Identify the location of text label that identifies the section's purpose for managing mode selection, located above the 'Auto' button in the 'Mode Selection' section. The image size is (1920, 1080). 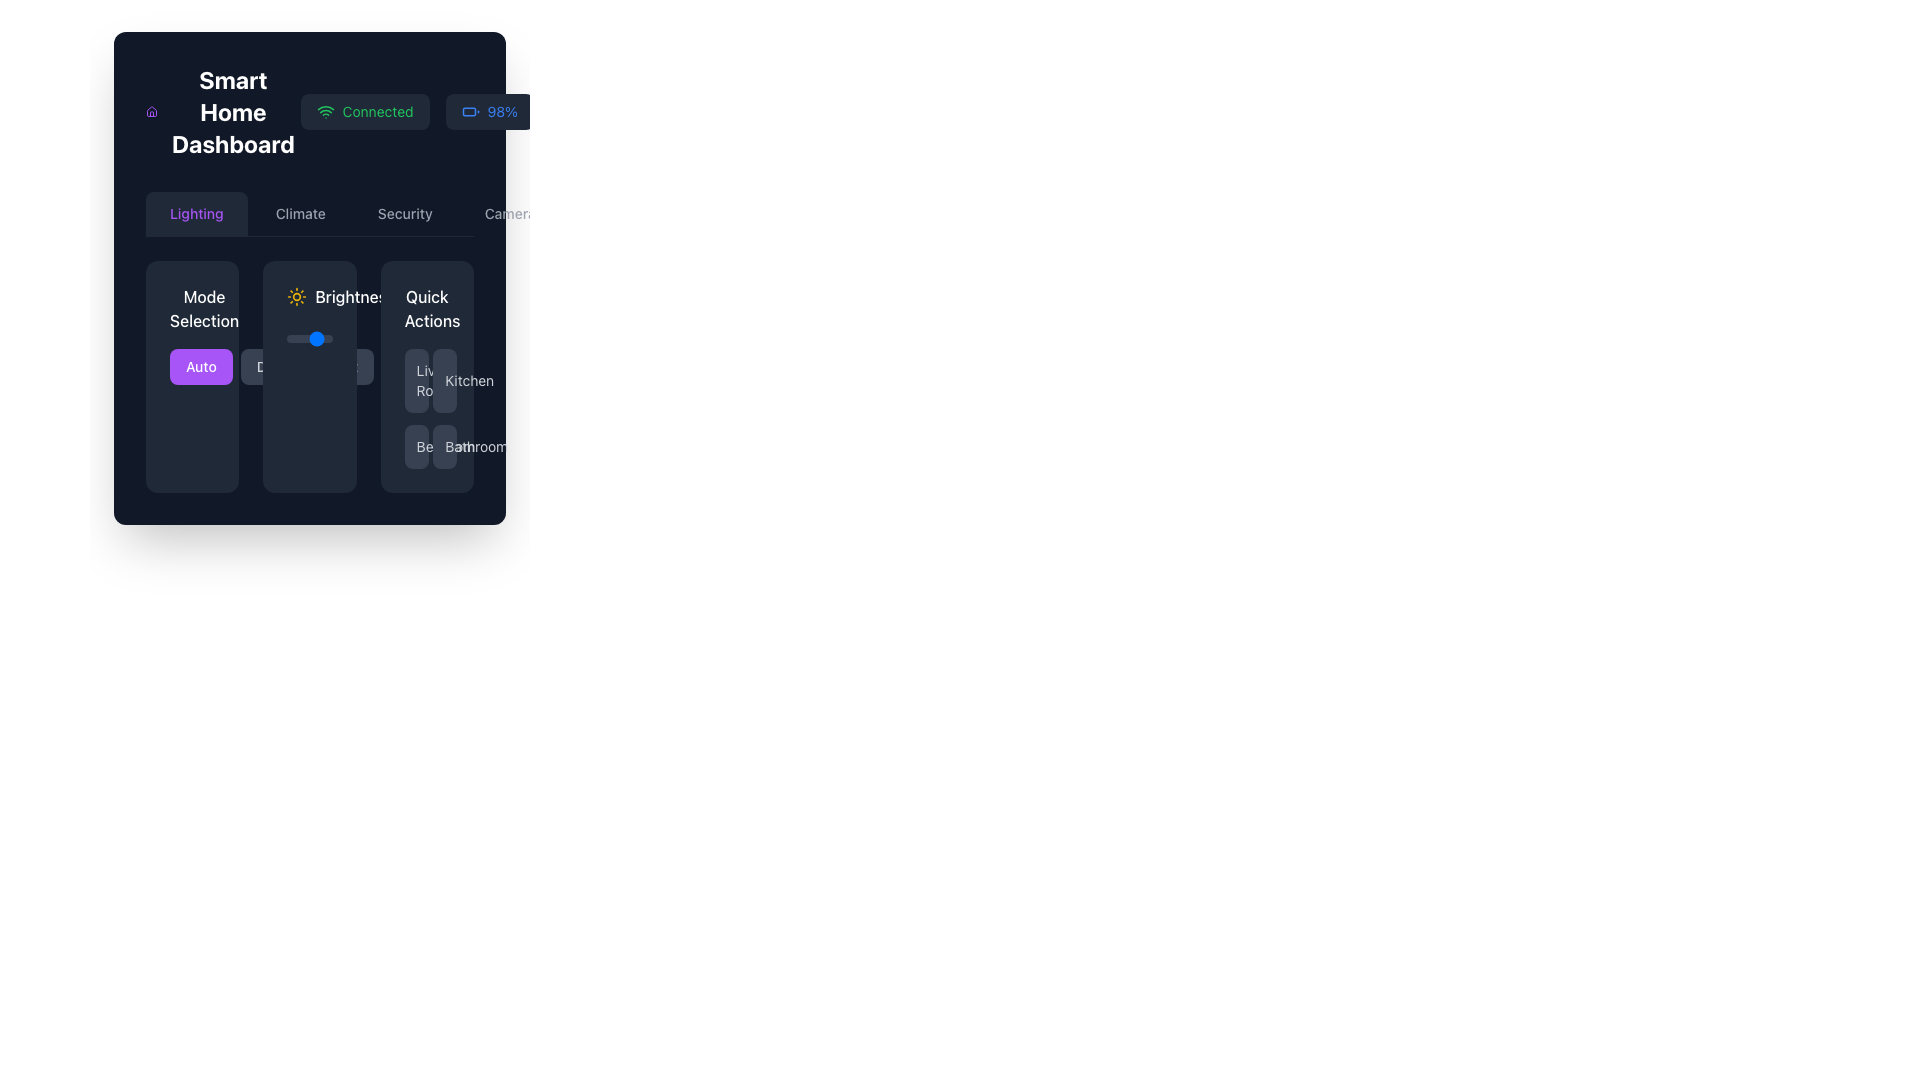
(204, 308).